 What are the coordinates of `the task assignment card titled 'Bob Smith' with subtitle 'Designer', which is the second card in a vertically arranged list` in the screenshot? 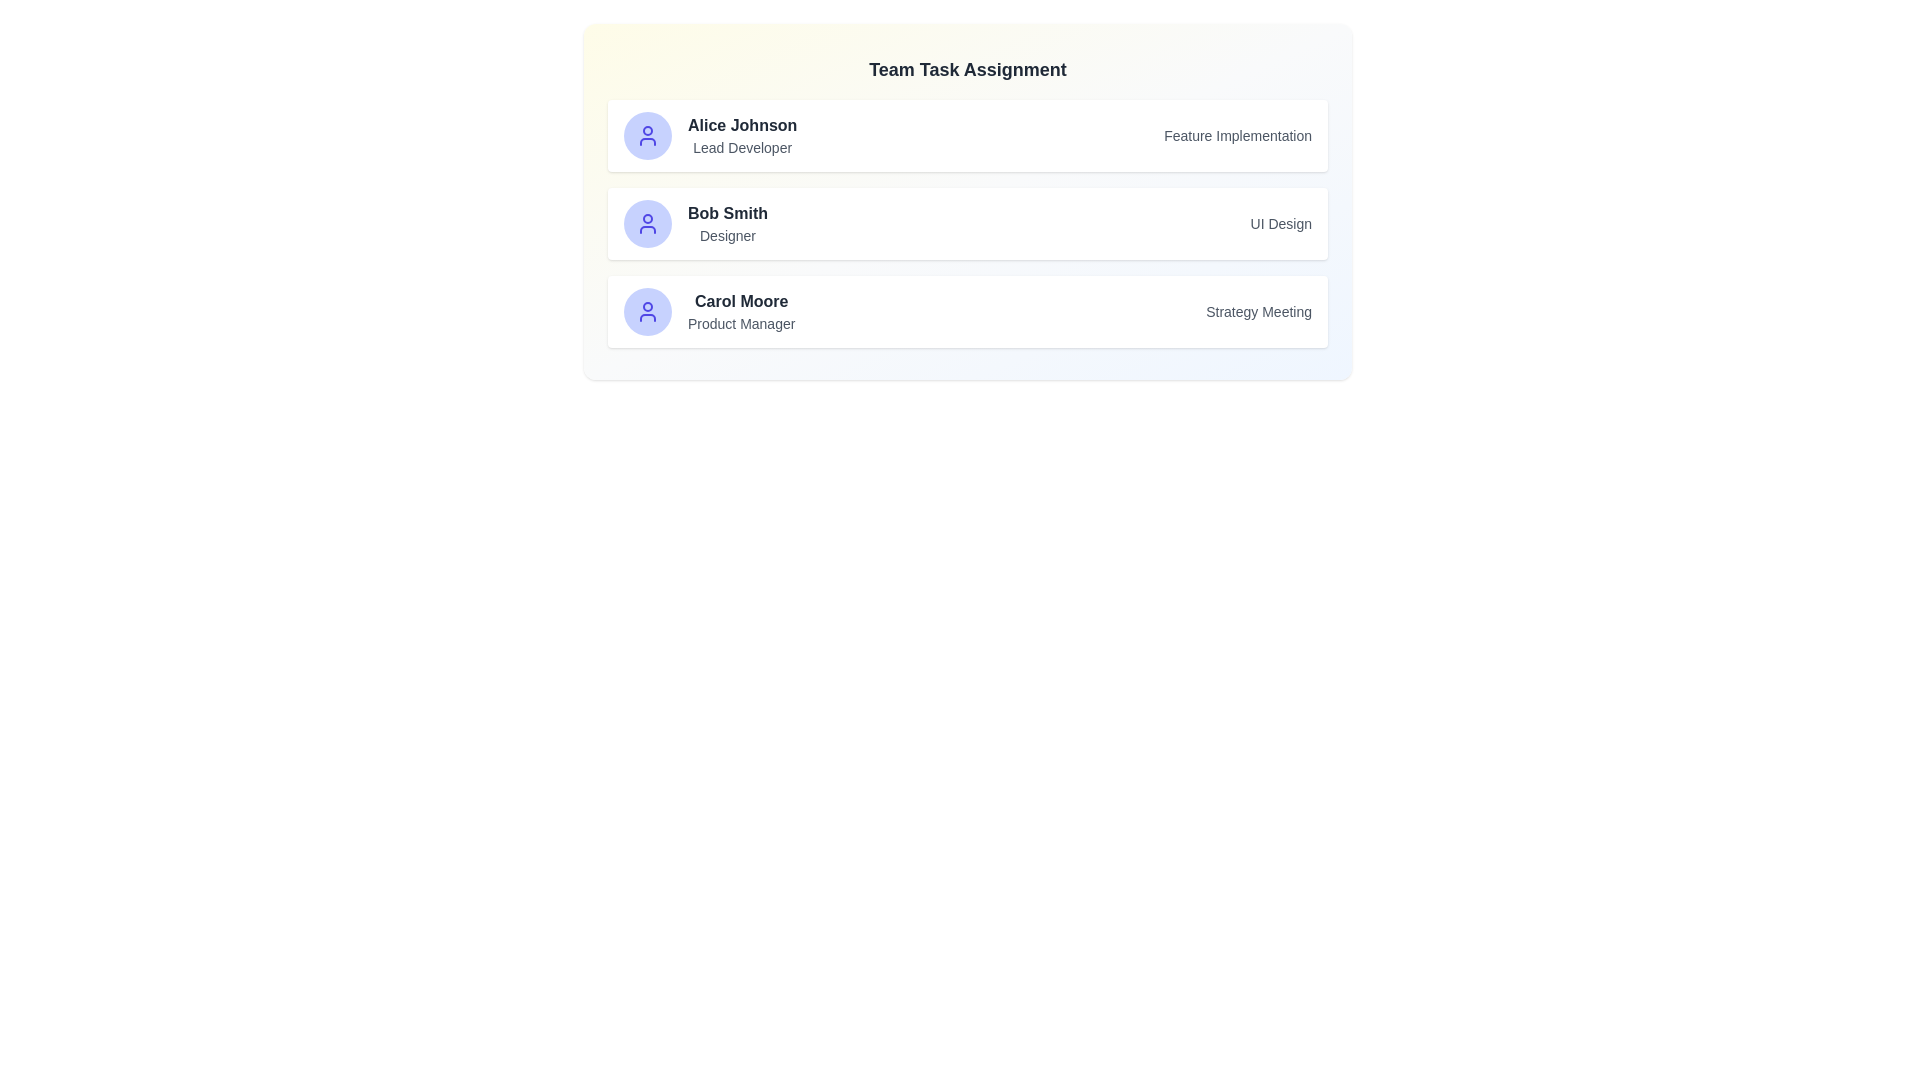 It's located at (968, 201).